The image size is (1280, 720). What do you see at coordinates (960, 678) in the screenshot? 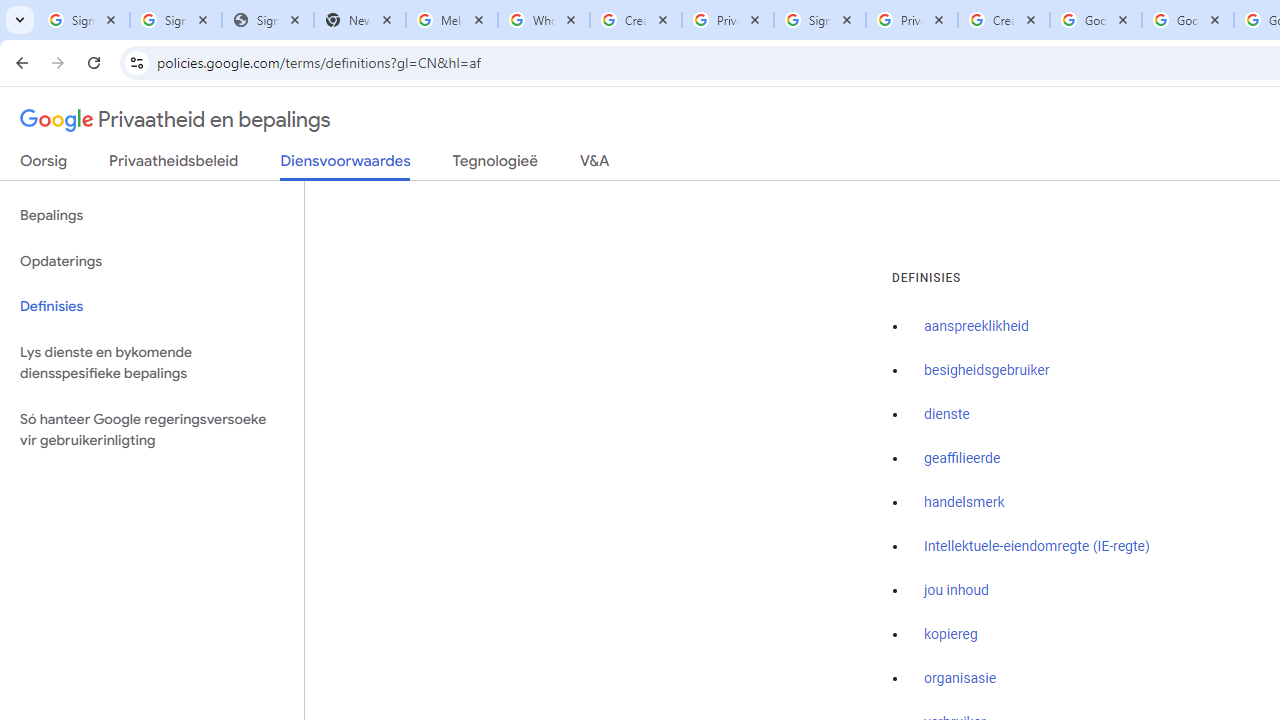
I see `'organisasie'` at bounding box center [960, 678].